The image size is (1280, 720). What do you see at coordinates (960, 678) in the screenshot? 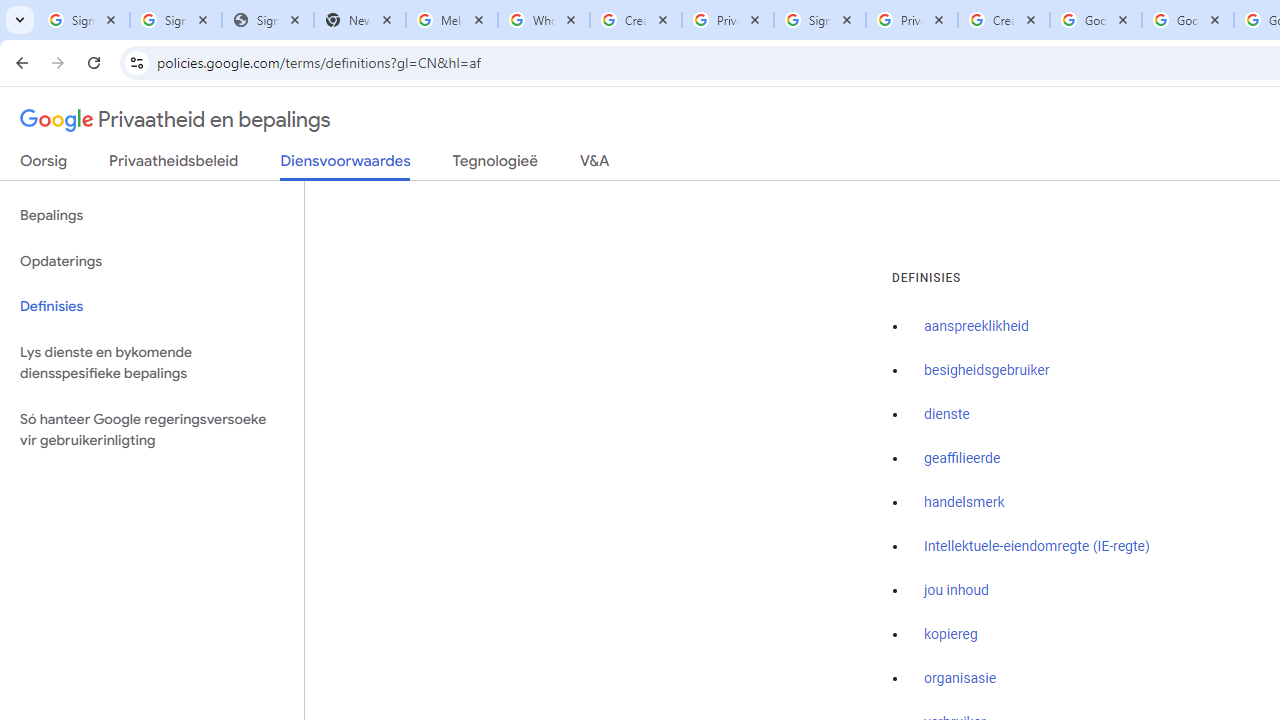
I see `'organisasie'` at bounding box center [960, 678].